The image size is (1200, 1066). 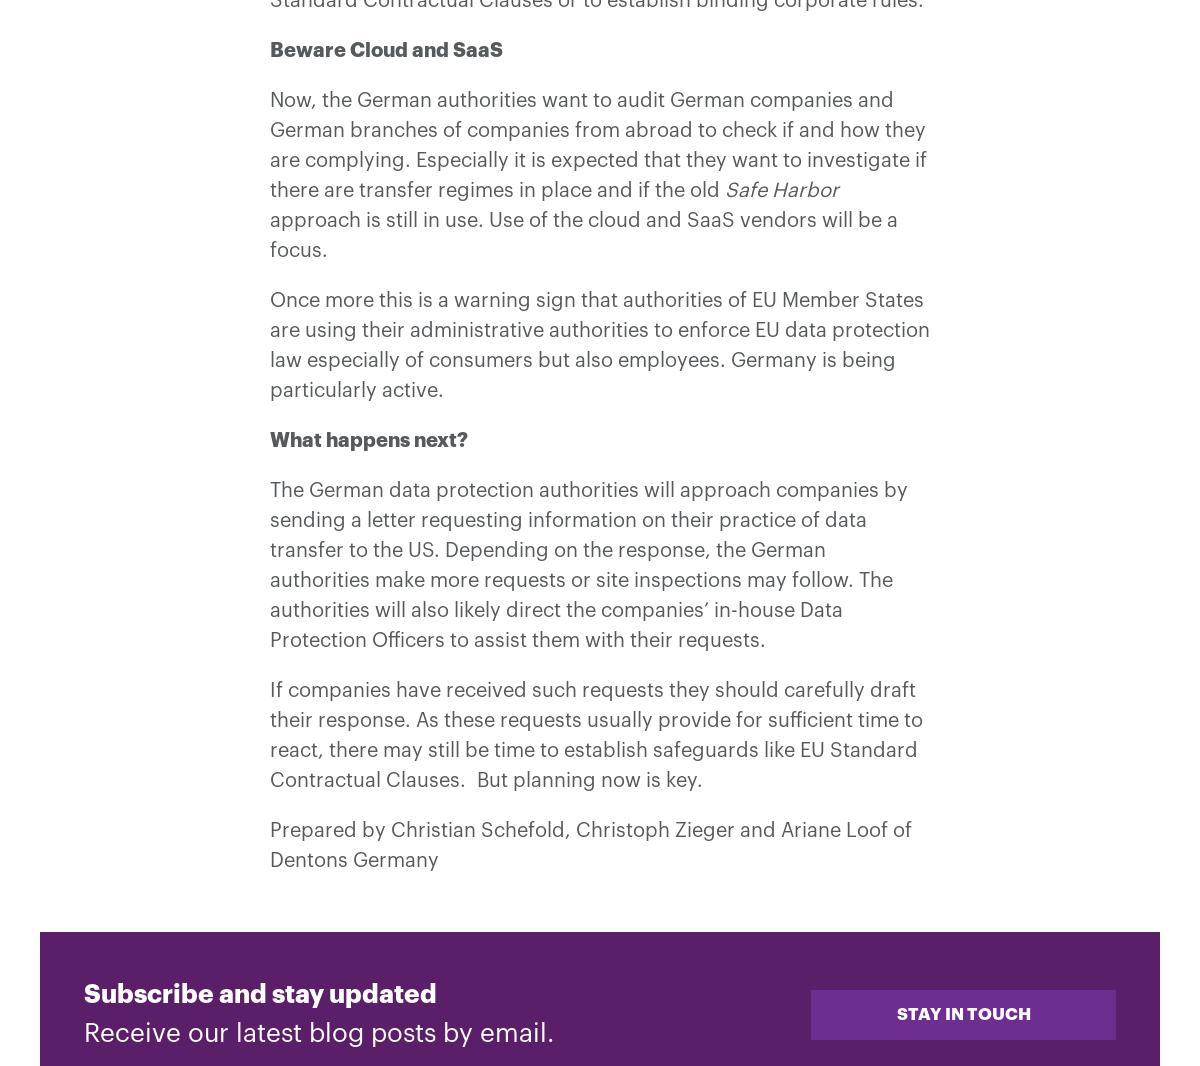 I want to click on 'If companies have received such requests they should carefully draft their response. As these requests usually provide for sufficient time to react, there may still be time to establish safeguards like EU Standard Contractual Clauses.  But planning now is key.', so click(x=595, y=734).